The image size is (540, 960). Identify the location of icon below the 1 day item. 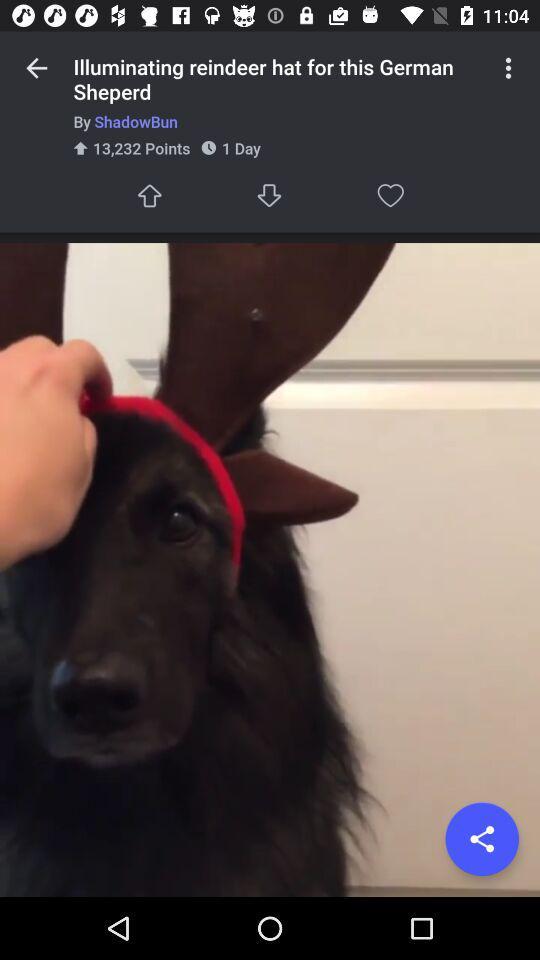
(270, 195).